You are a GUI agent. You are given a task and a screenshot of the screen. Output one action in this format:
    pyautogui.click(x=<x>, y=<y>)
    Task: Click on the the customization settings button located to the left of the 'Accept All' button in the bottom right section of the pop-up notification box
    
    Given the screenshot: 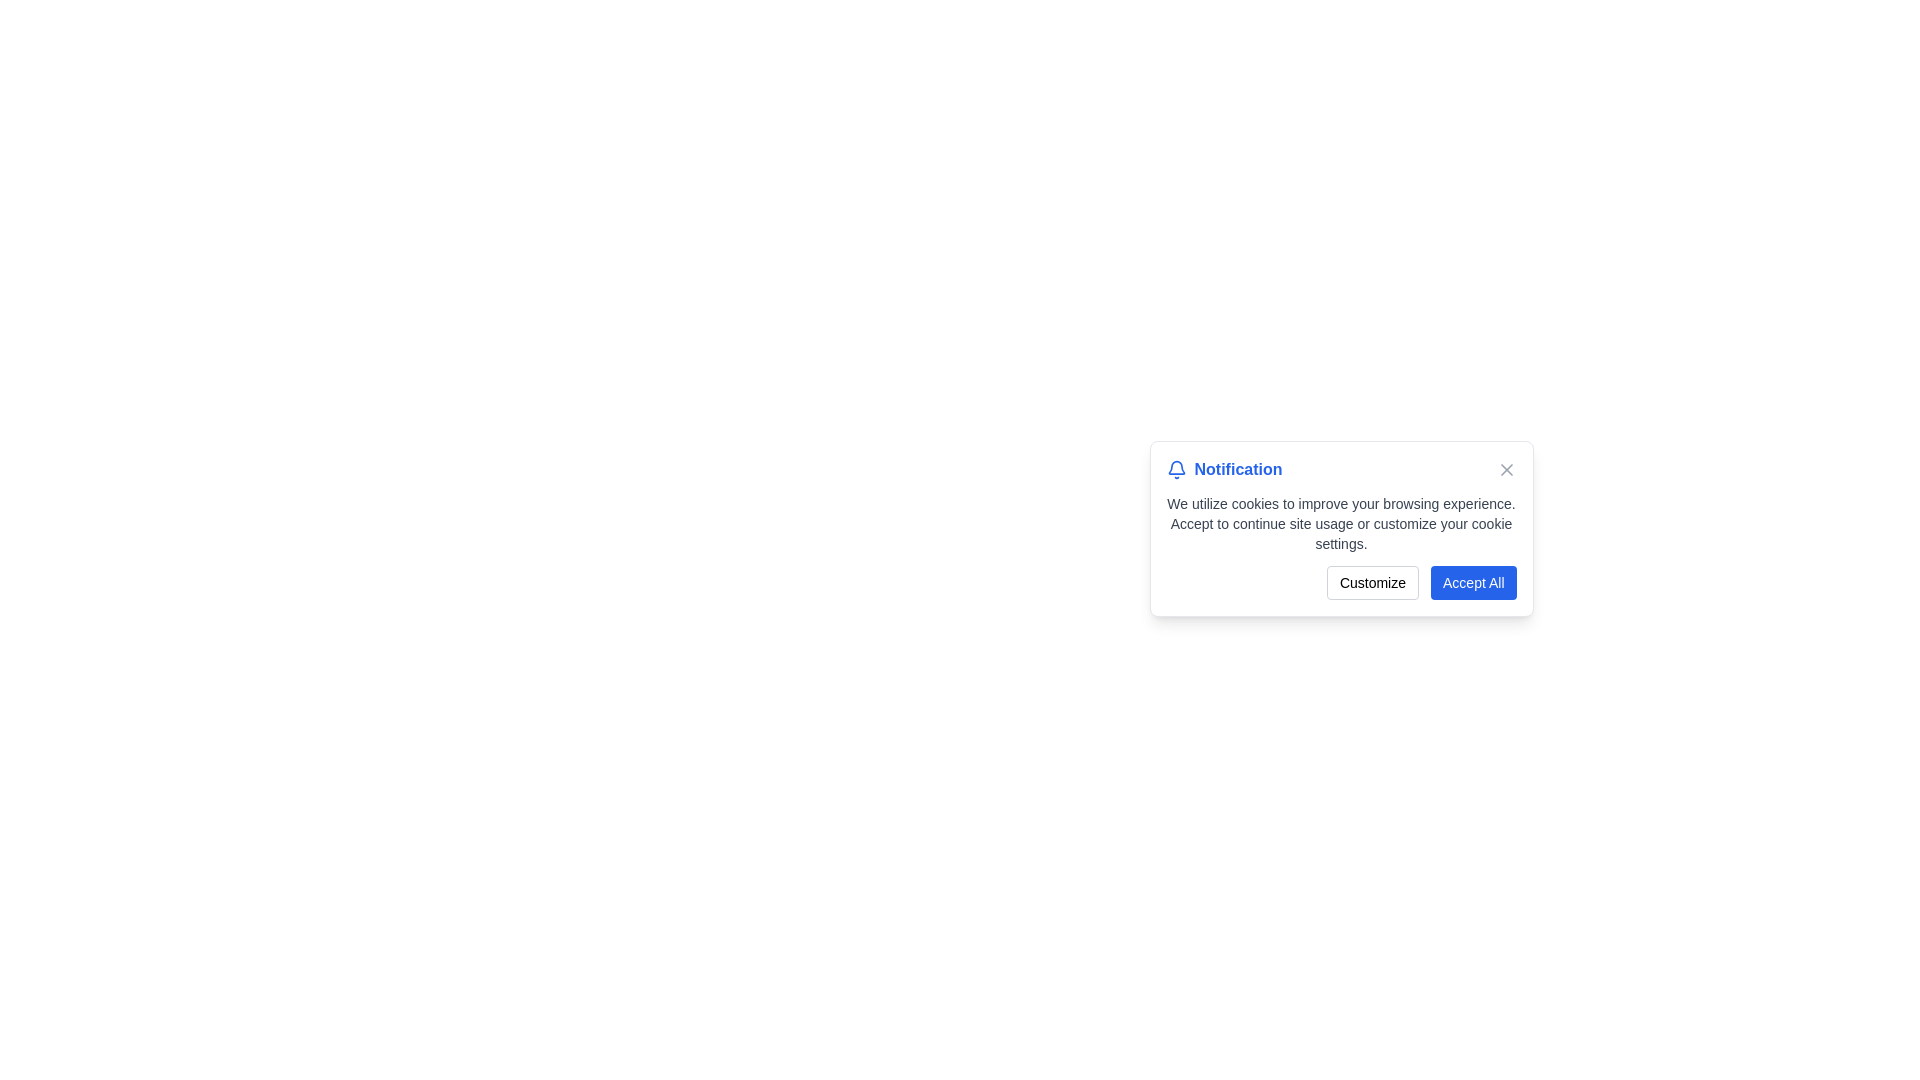 What is the action you would take?
    pyautogui.click(x=1371, y=582)
    